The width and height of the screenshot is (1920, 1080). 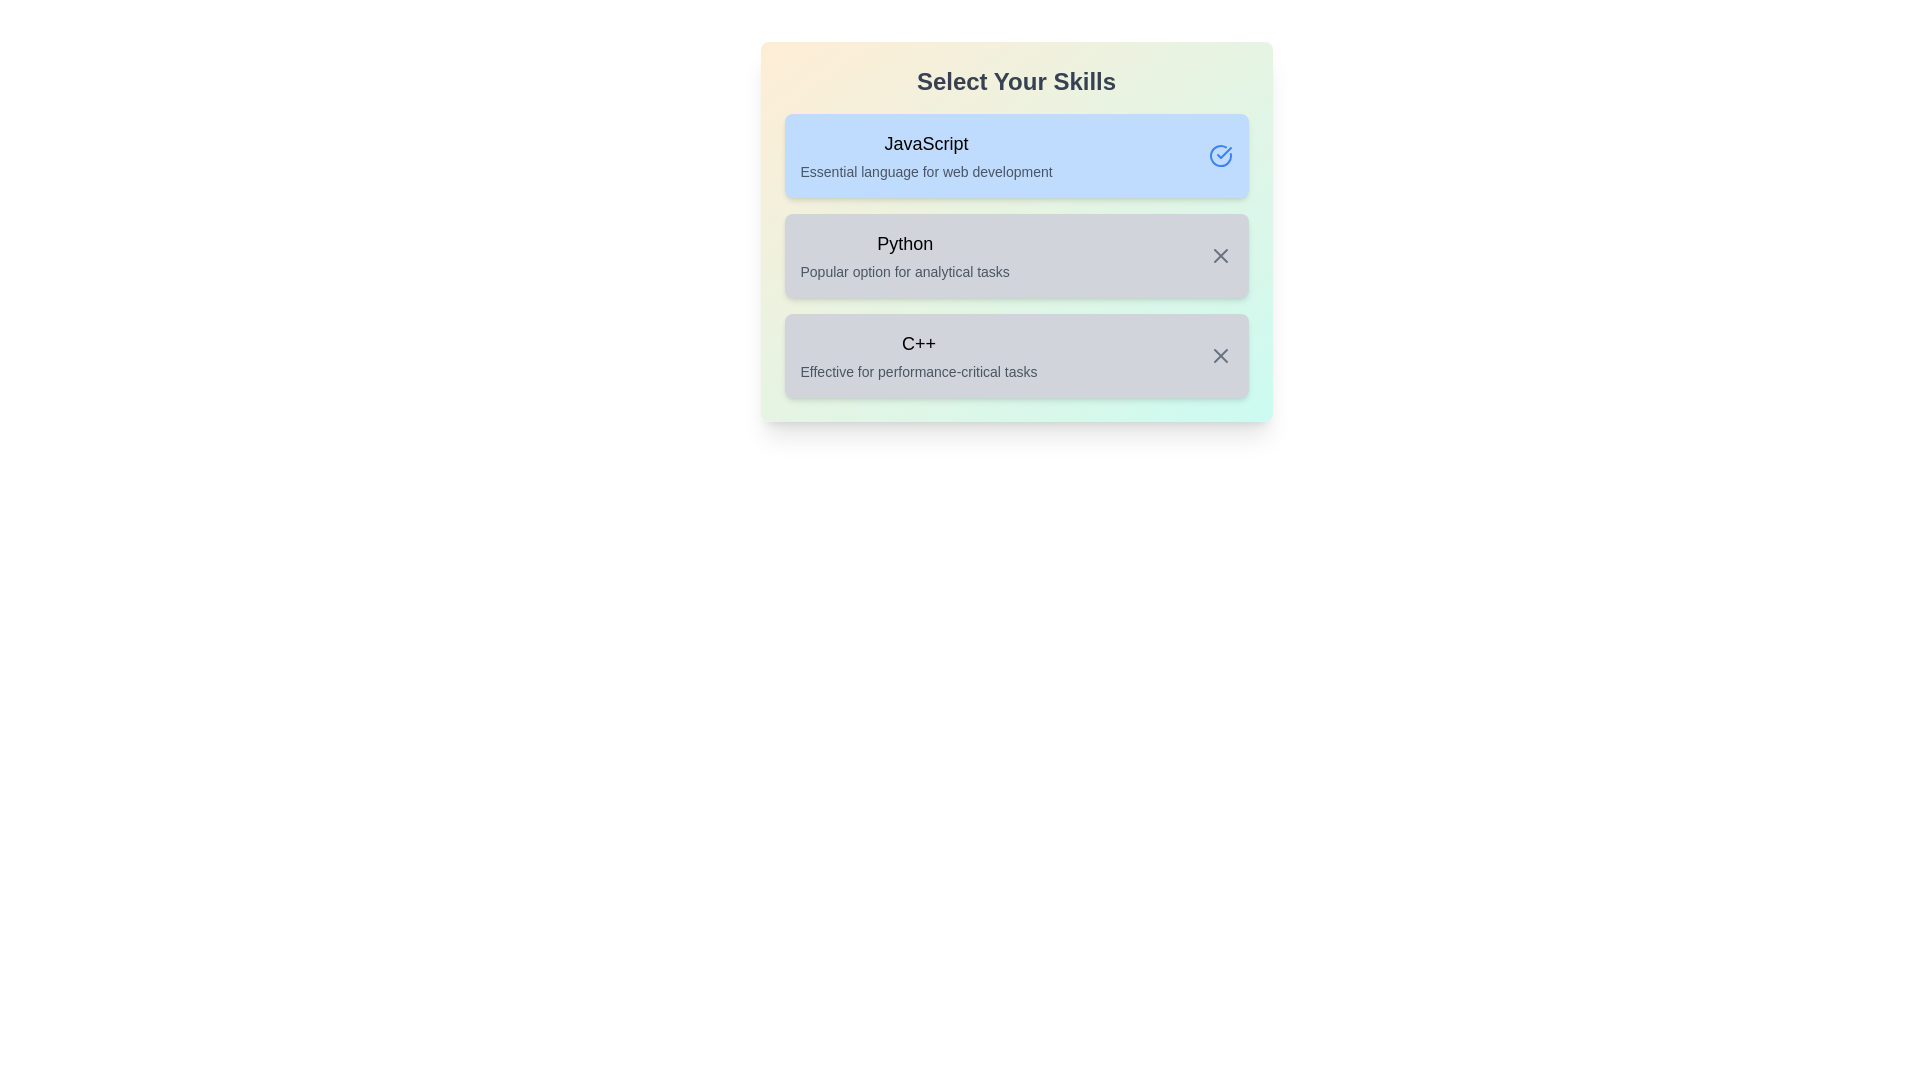 What do you see at coordinates (1016, 154) in the screenshot?
I see `the skill item JavaScript to observe the hover effect` at bounding box center [1016, 154].